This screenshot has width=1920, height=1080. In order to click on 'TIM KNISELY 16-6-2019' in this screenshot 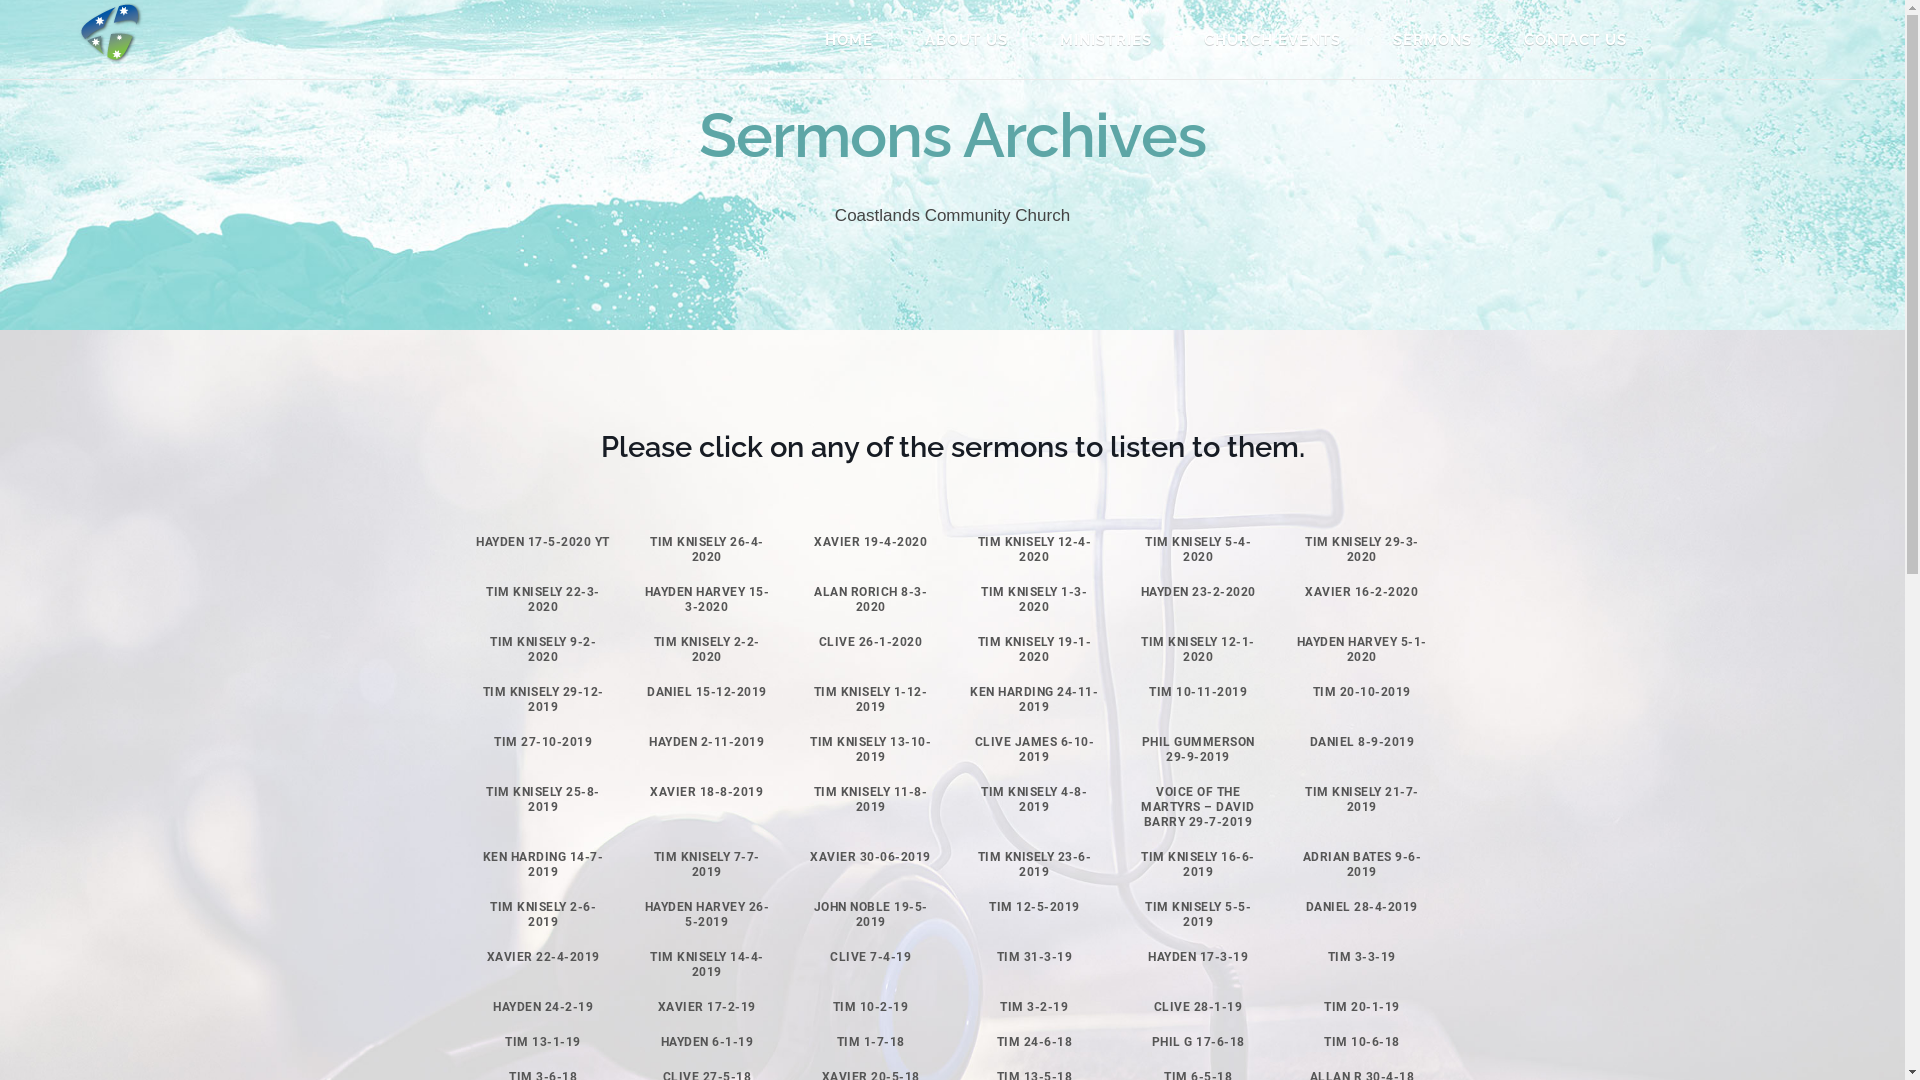, I will do `click(1198, 863)`.